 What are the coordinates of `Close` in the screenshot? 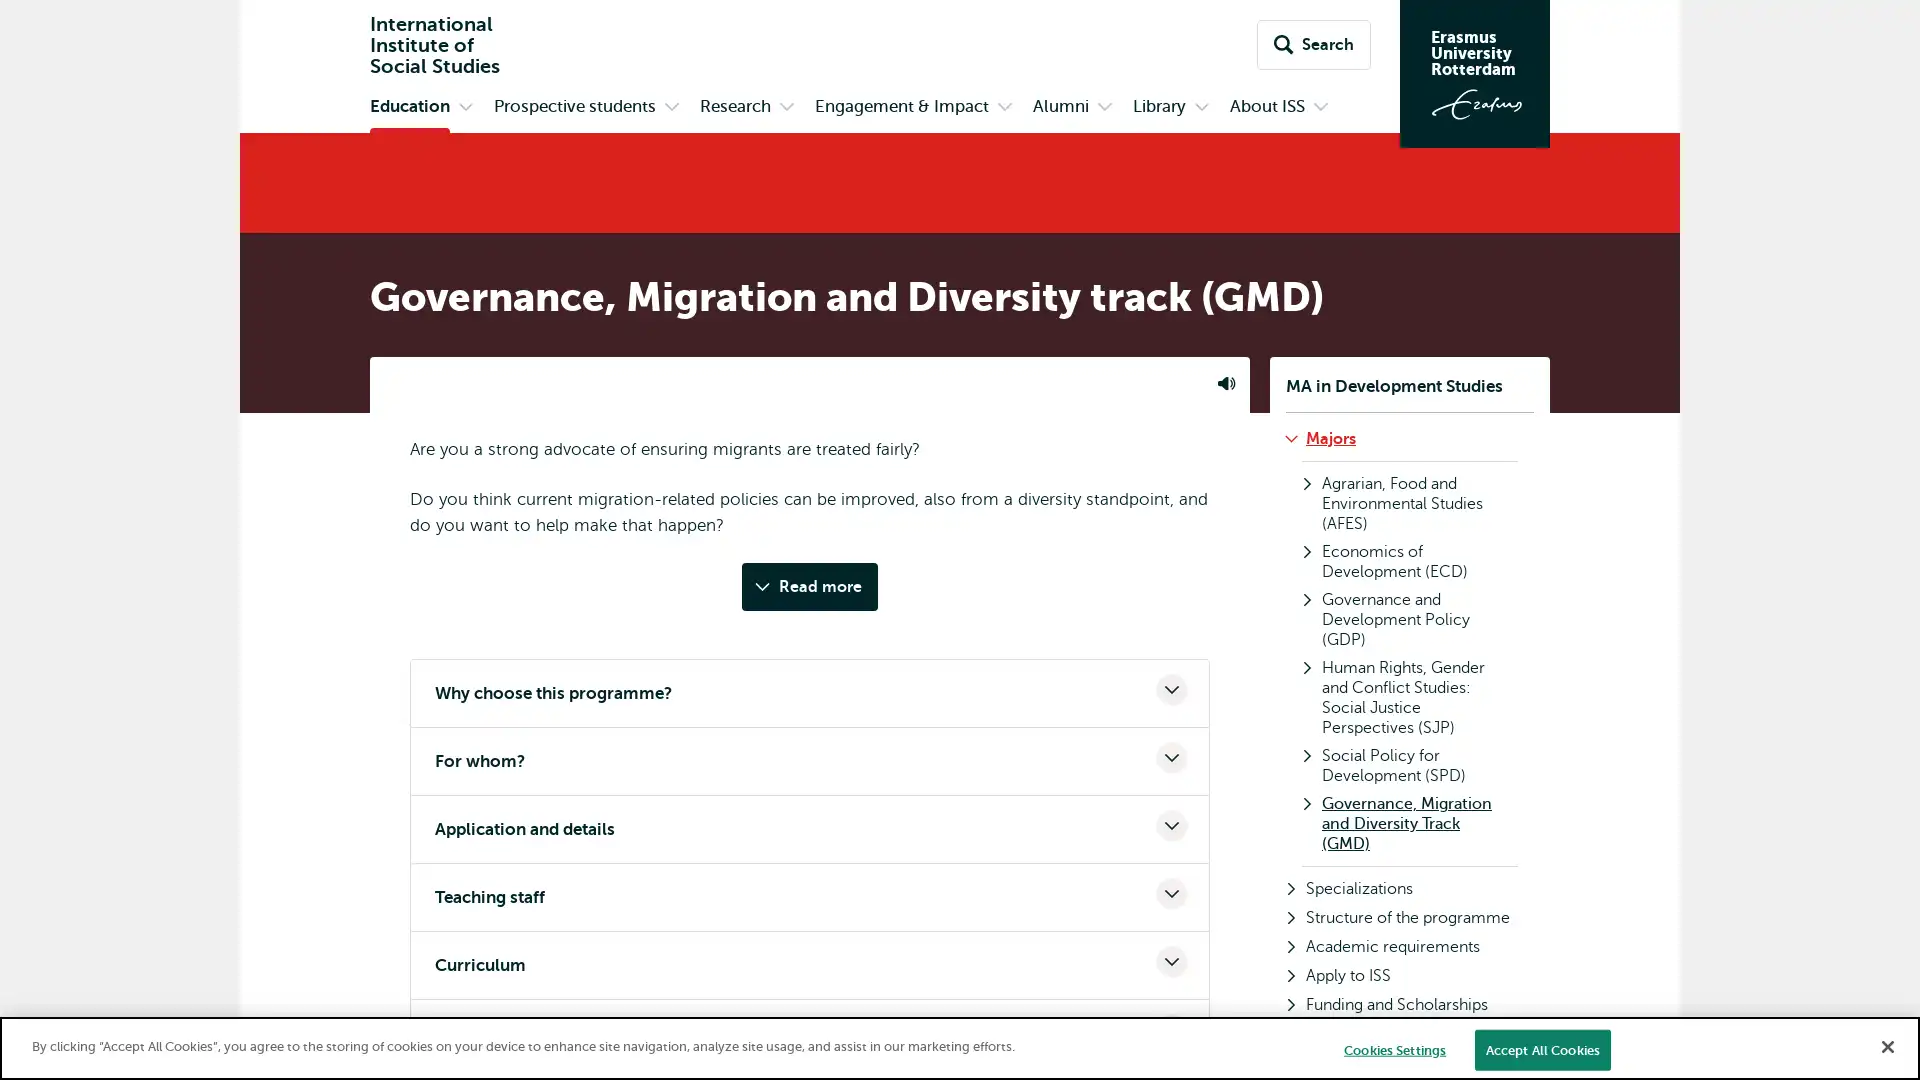 It's located at (1886, 1044).